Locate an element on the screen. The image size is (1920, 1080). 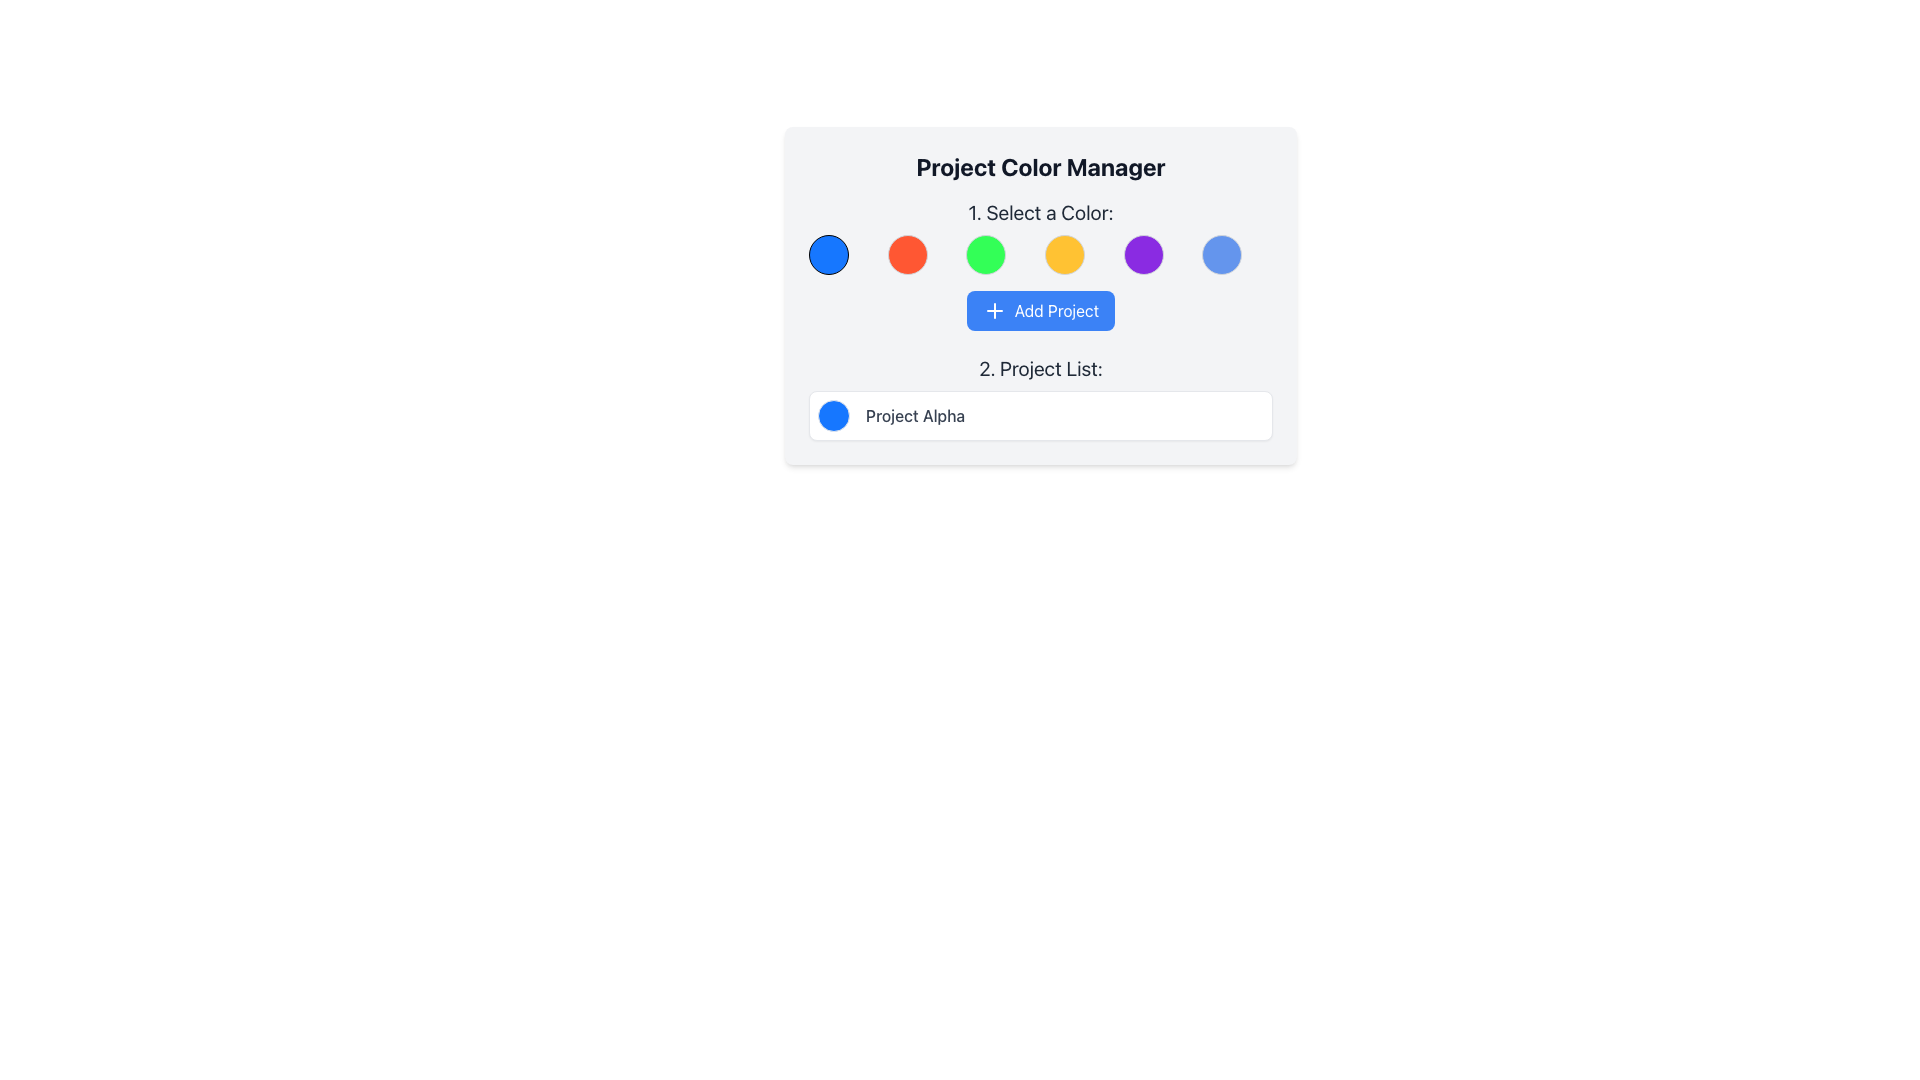
the first circular color option button in the color selection tool, positioned on the far left of the row is located at coordinates (829, 253).